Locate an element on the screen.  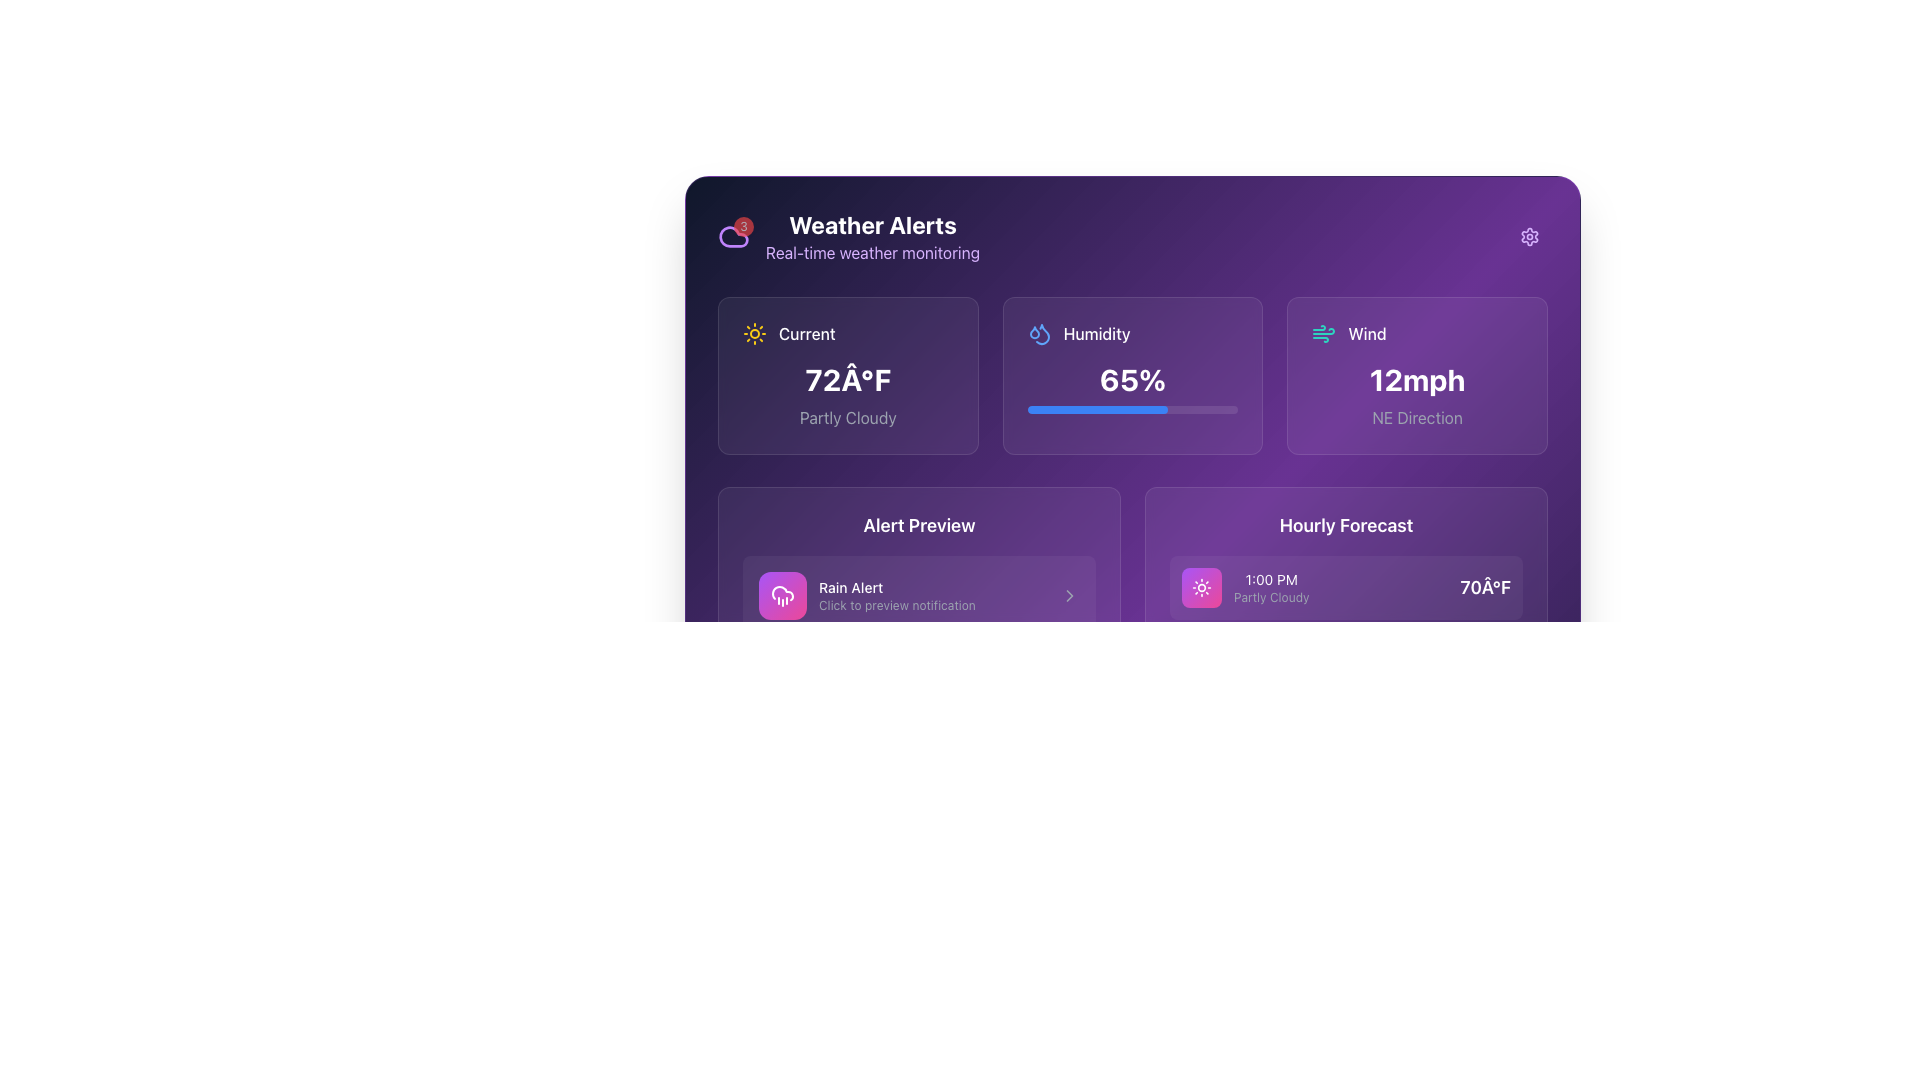
the 'Weather Alerts' text label, which serves as a title for the section indicating weather monitoring details is located at coordinates (873, 224).